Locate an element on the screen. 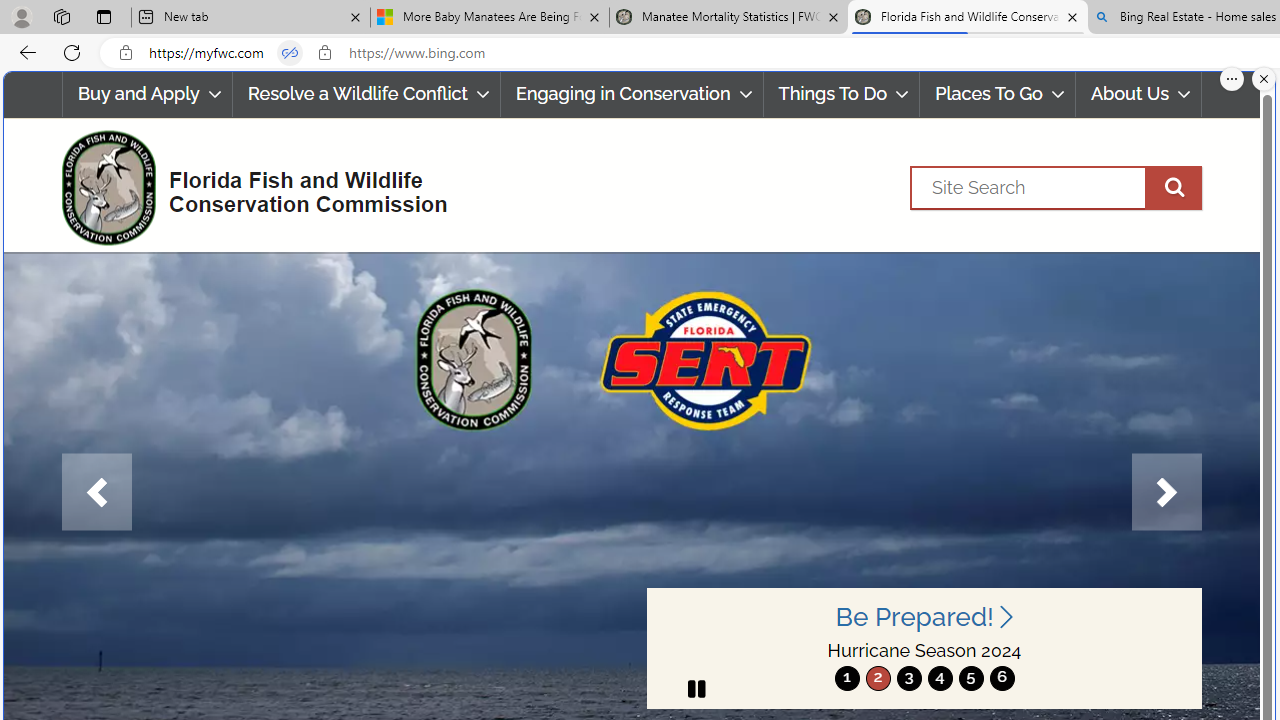  '5' is located at coordinates (970, 677).